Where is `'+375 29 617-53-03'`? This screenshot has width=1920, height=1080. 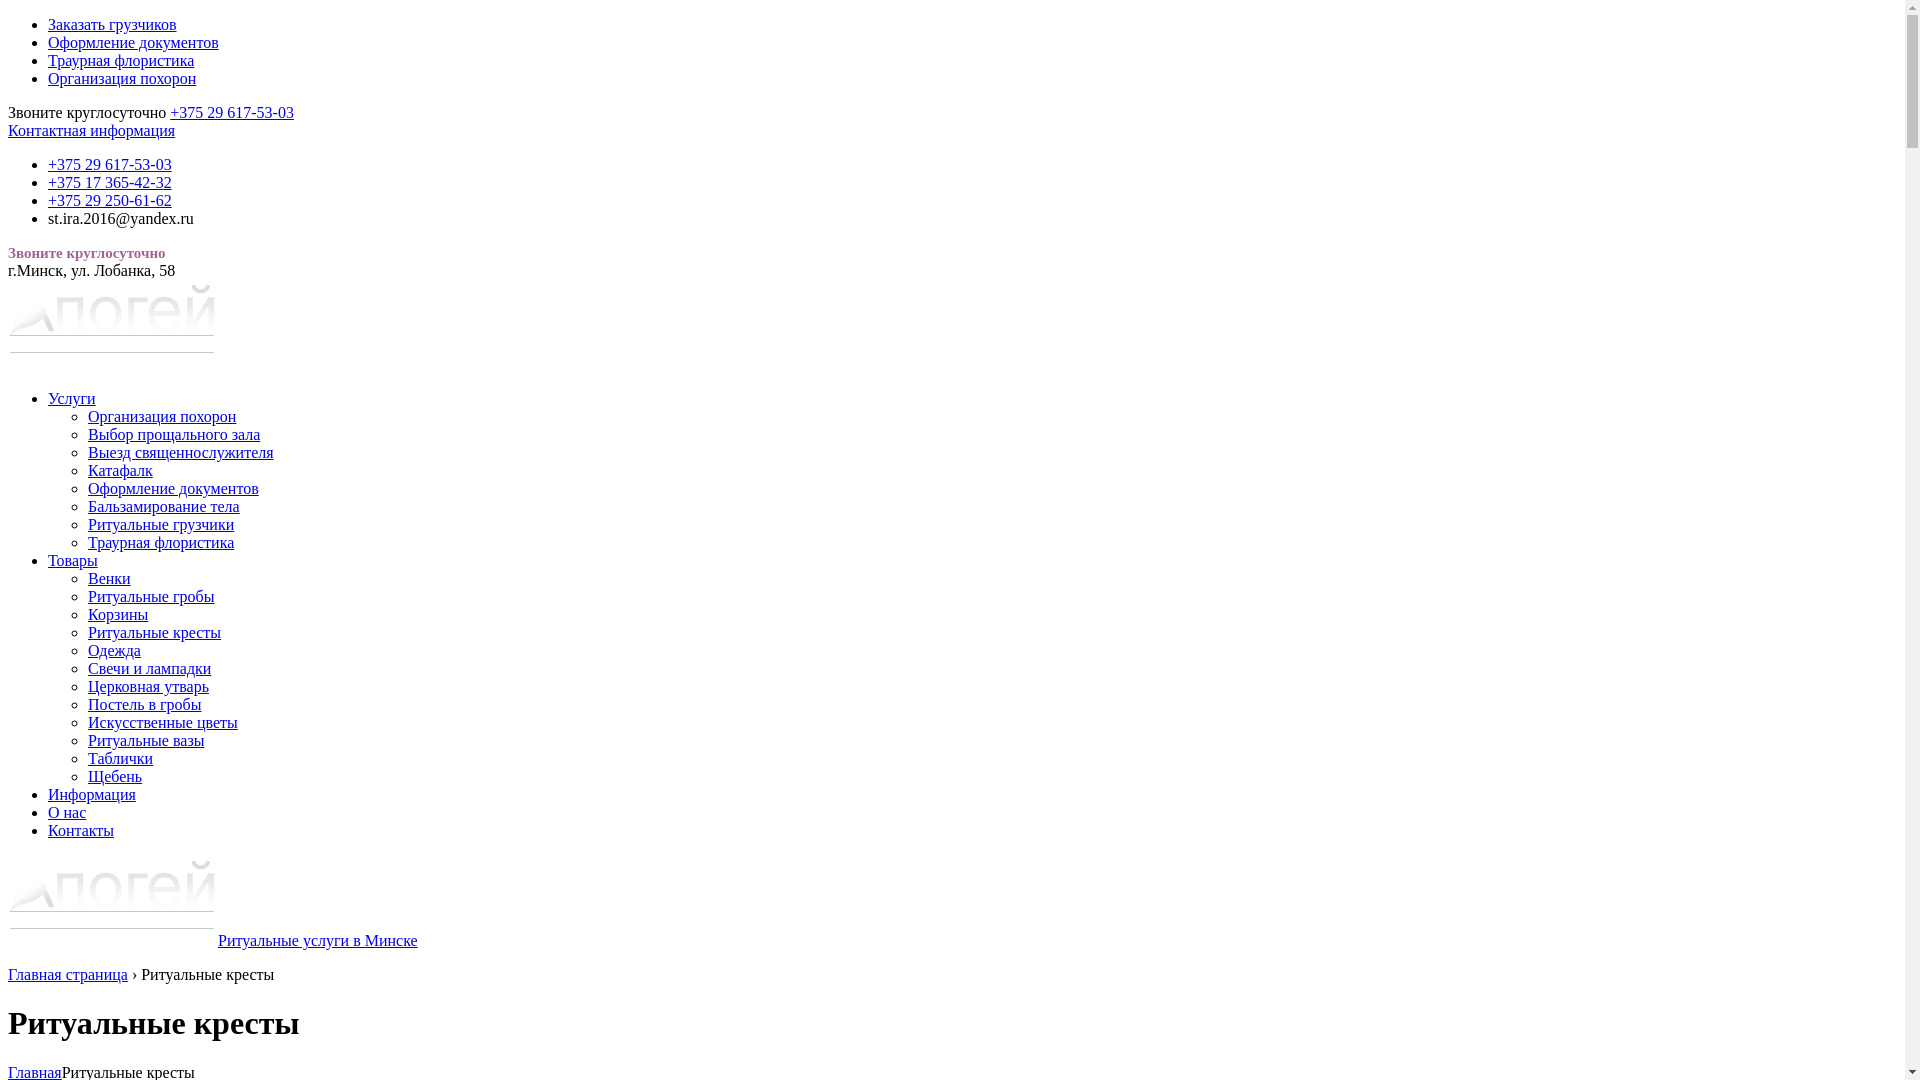
'+375 29 617-53-03' is located at coordinates (109, 163).